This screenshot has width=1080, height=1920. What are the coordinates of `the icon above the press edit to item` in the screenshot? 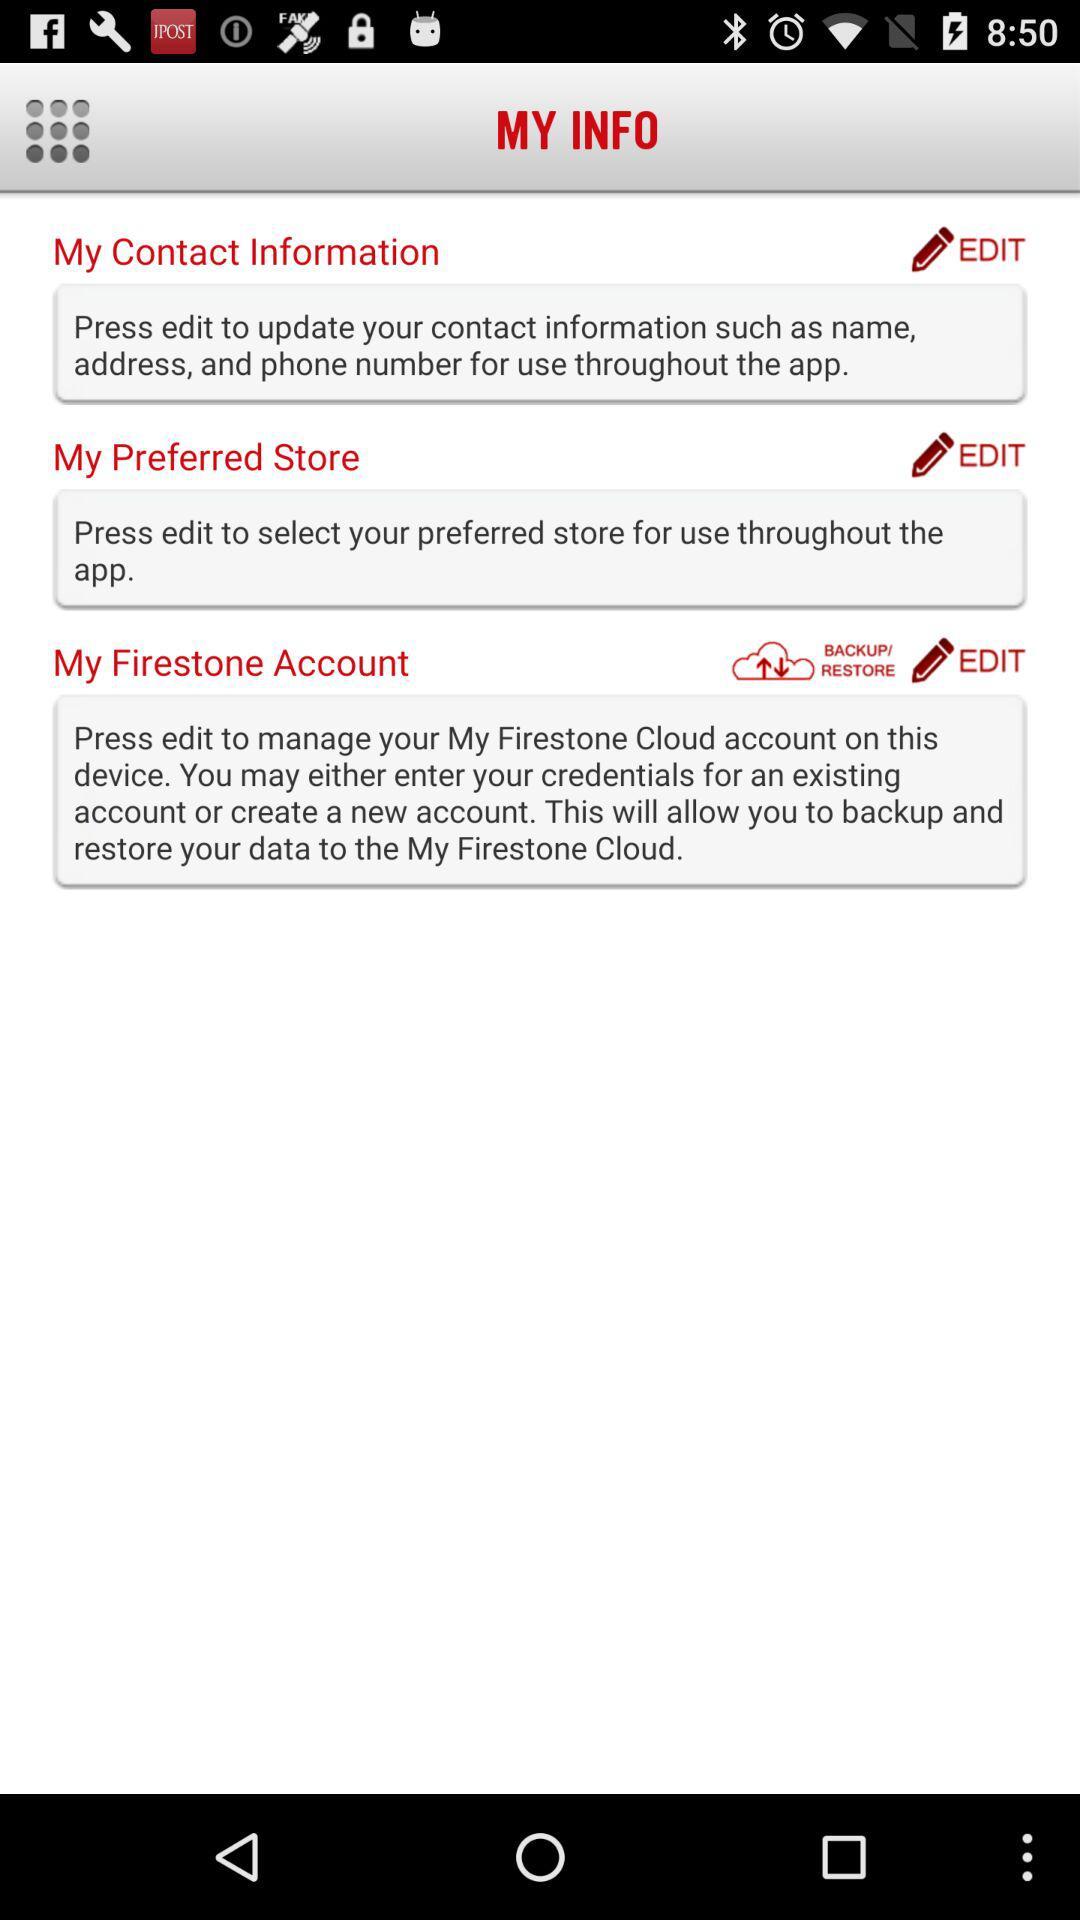 It's located at (819, 660).